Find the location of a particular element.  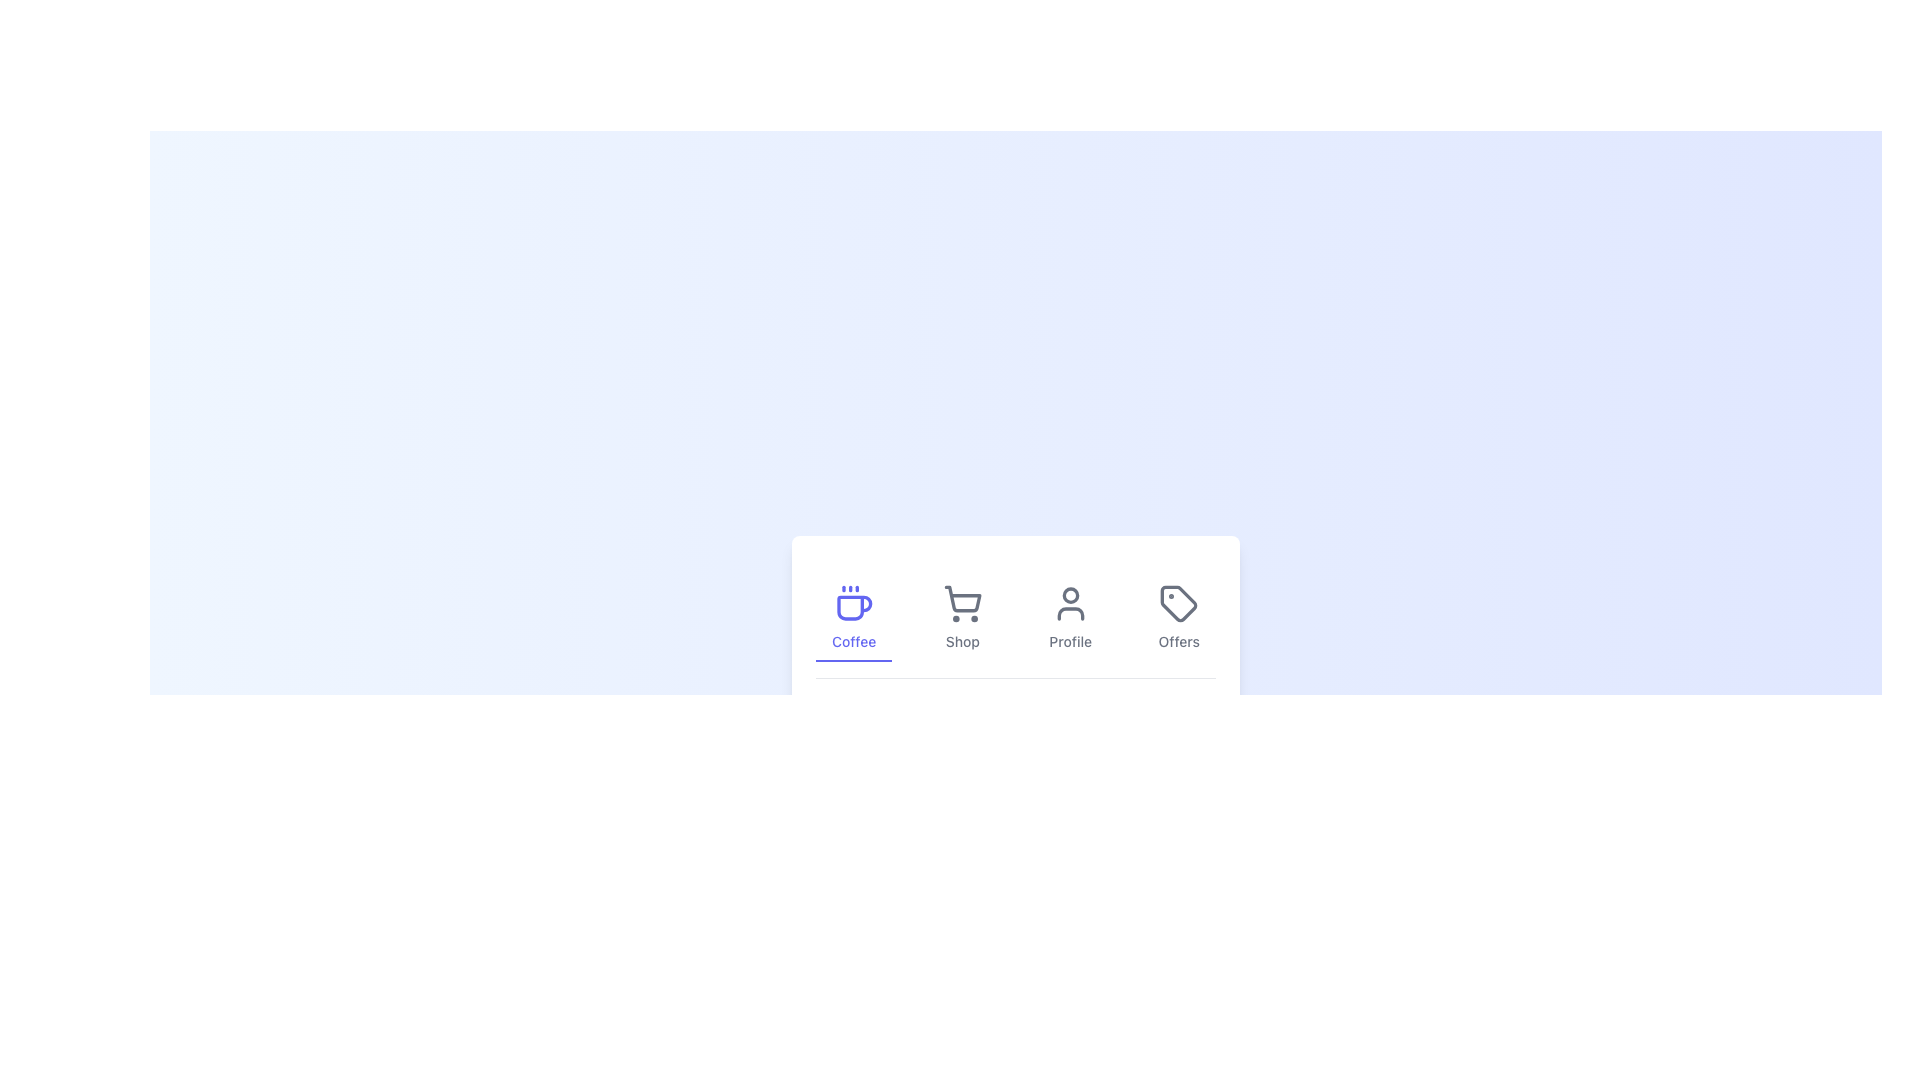

the 'Shop' label, which is a text label styled with a small font size and medium weight, located below a shopping cart icon in the second position of a horizontal navigation bar is located at coordinates (962, 641).